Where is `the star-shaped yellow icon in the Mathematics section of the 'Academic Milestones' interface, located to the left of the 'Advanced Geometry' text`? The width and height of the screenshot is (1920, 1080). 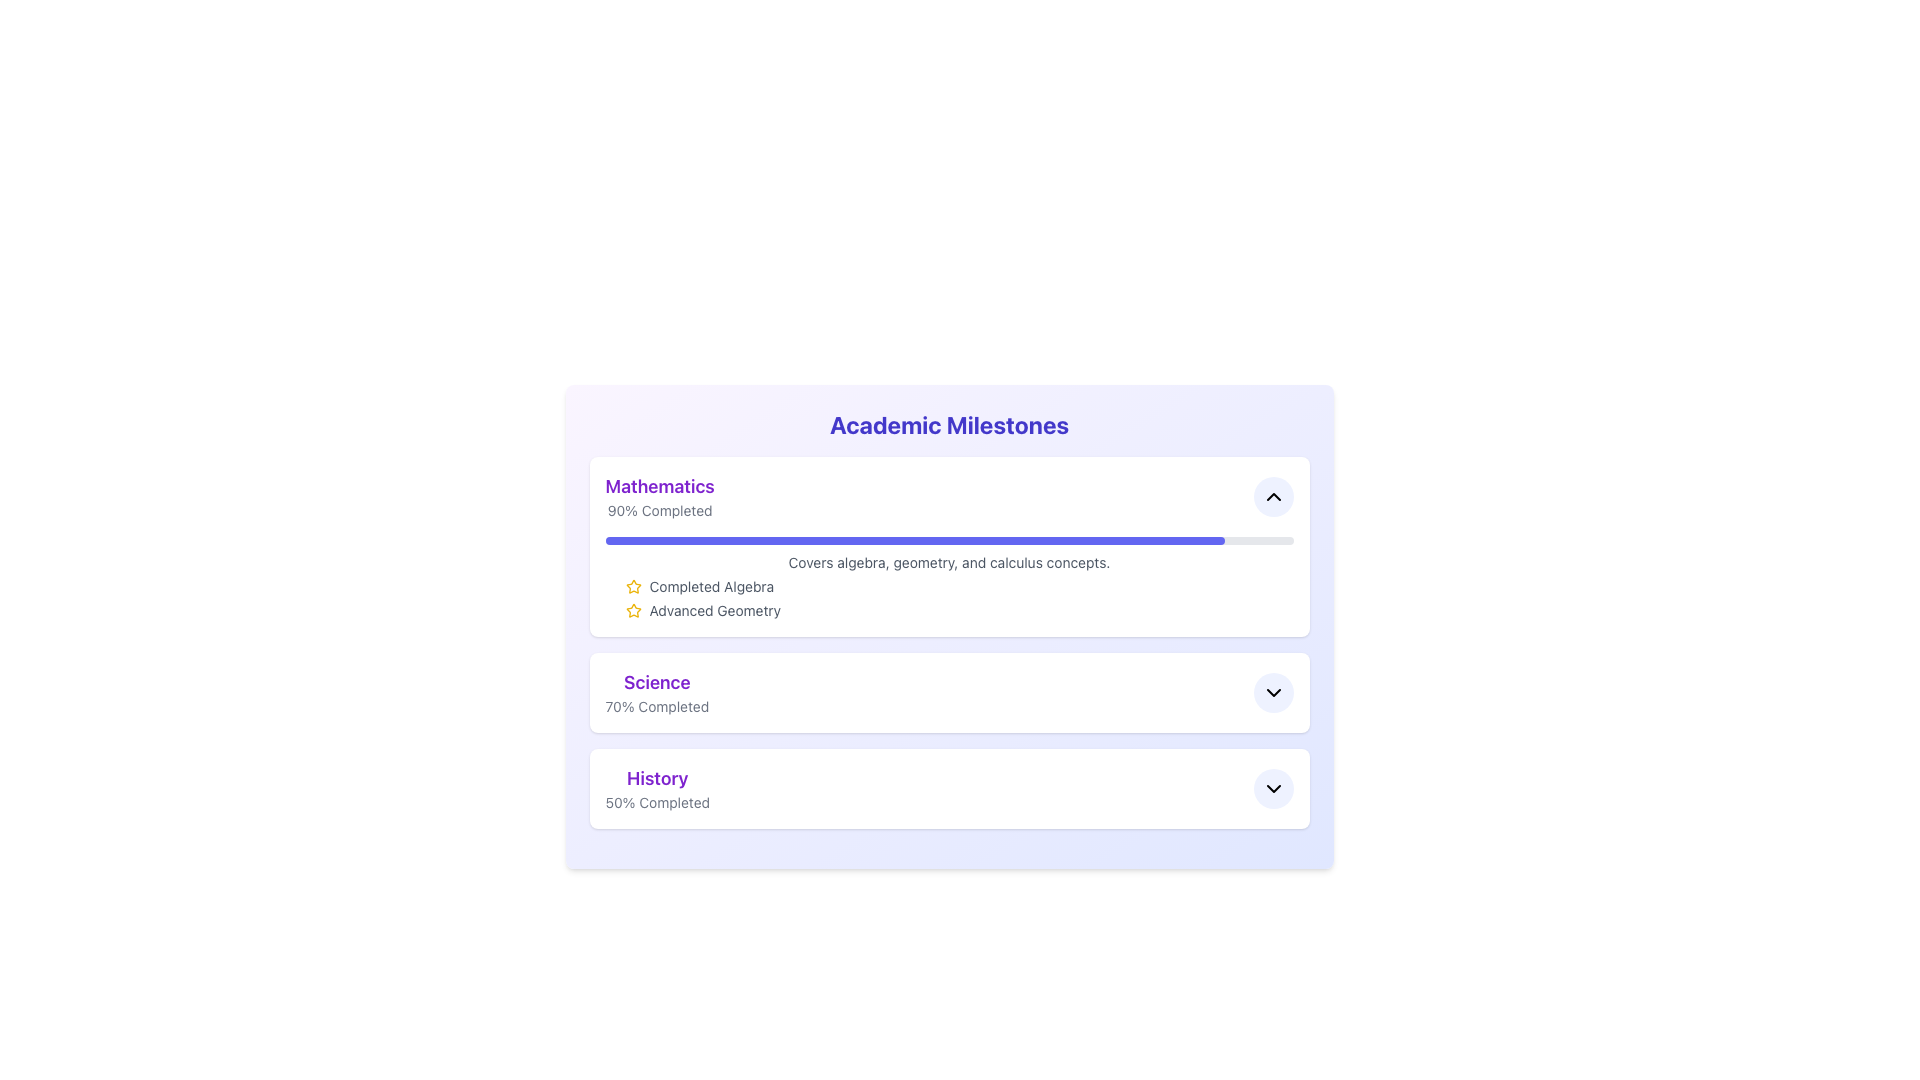 the star-shaped yellow icon in the Mathematics section of the 'Academic Milestones' interface, located to the left of the 'Advanced Geometry' text is located at coordinates (632, 585).